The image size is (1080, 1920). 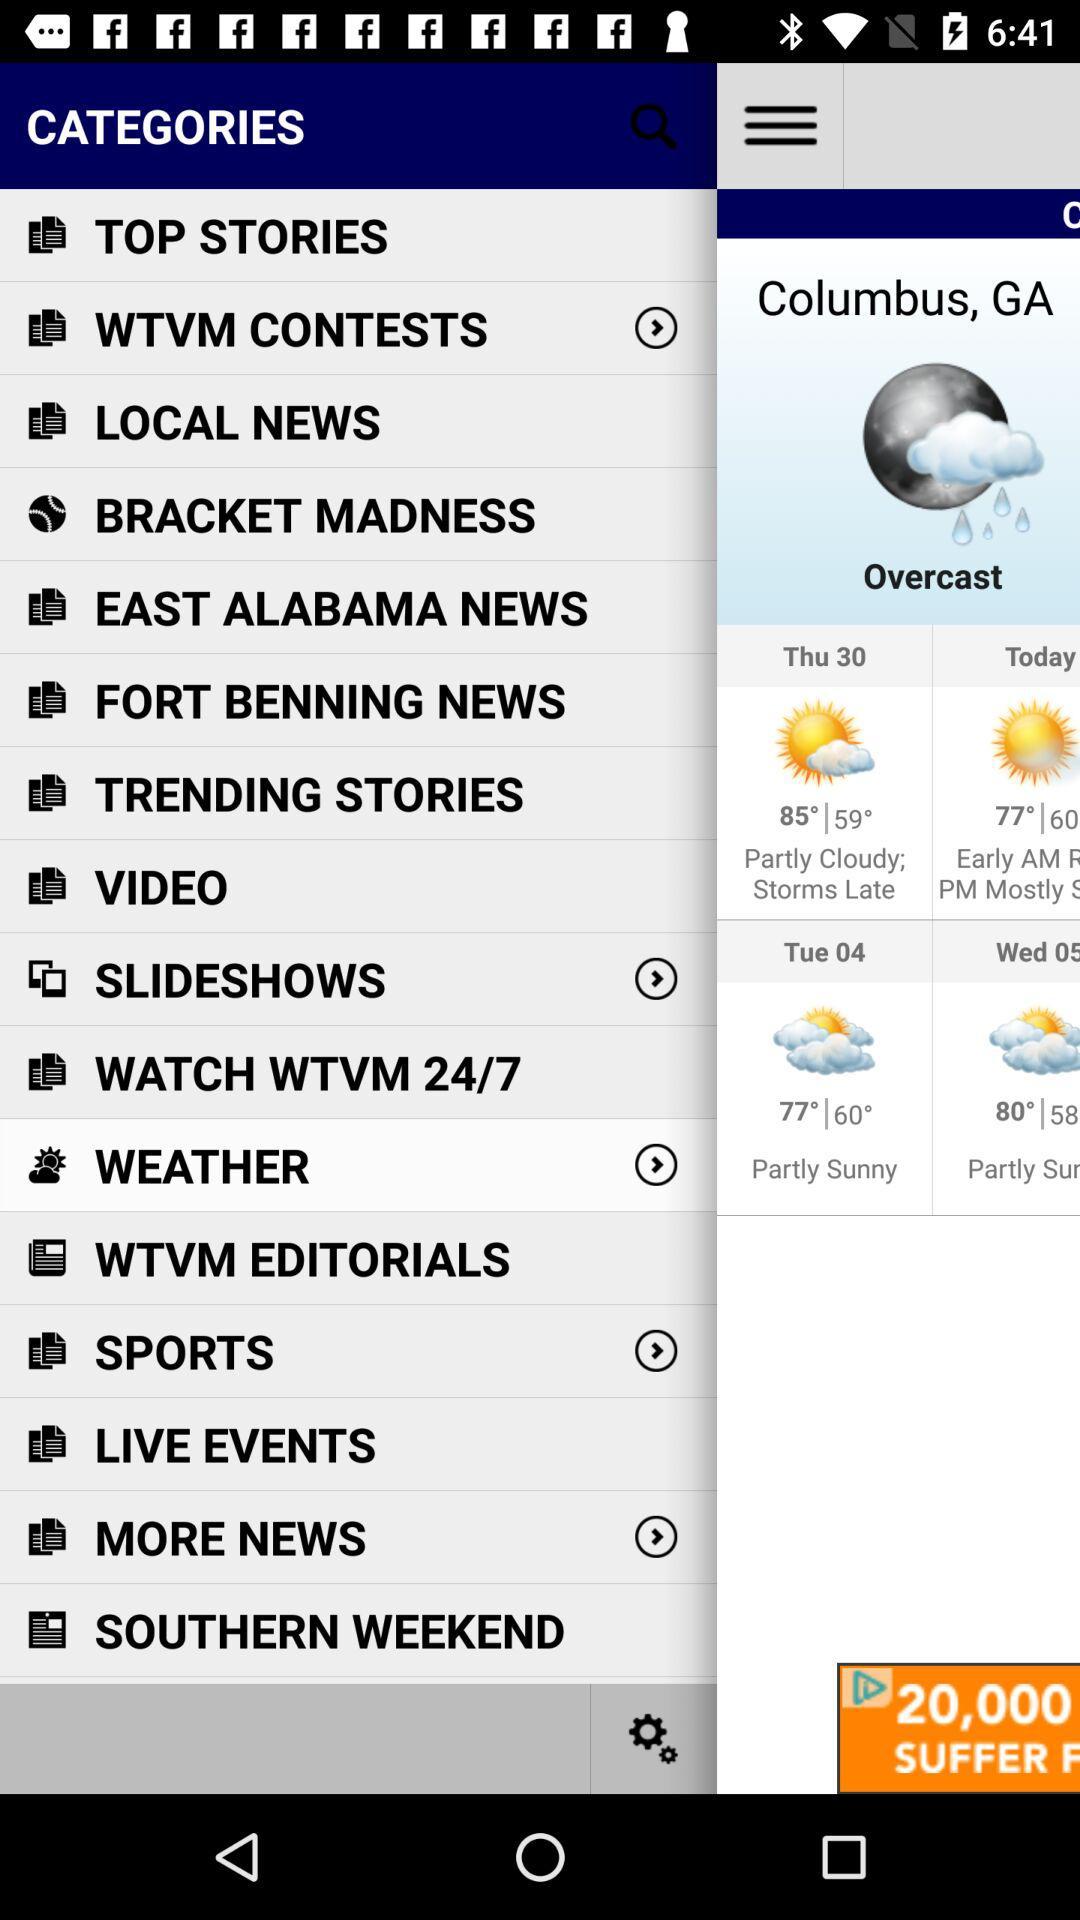 I want to click on the menu icon, so click(x=778, y=124).